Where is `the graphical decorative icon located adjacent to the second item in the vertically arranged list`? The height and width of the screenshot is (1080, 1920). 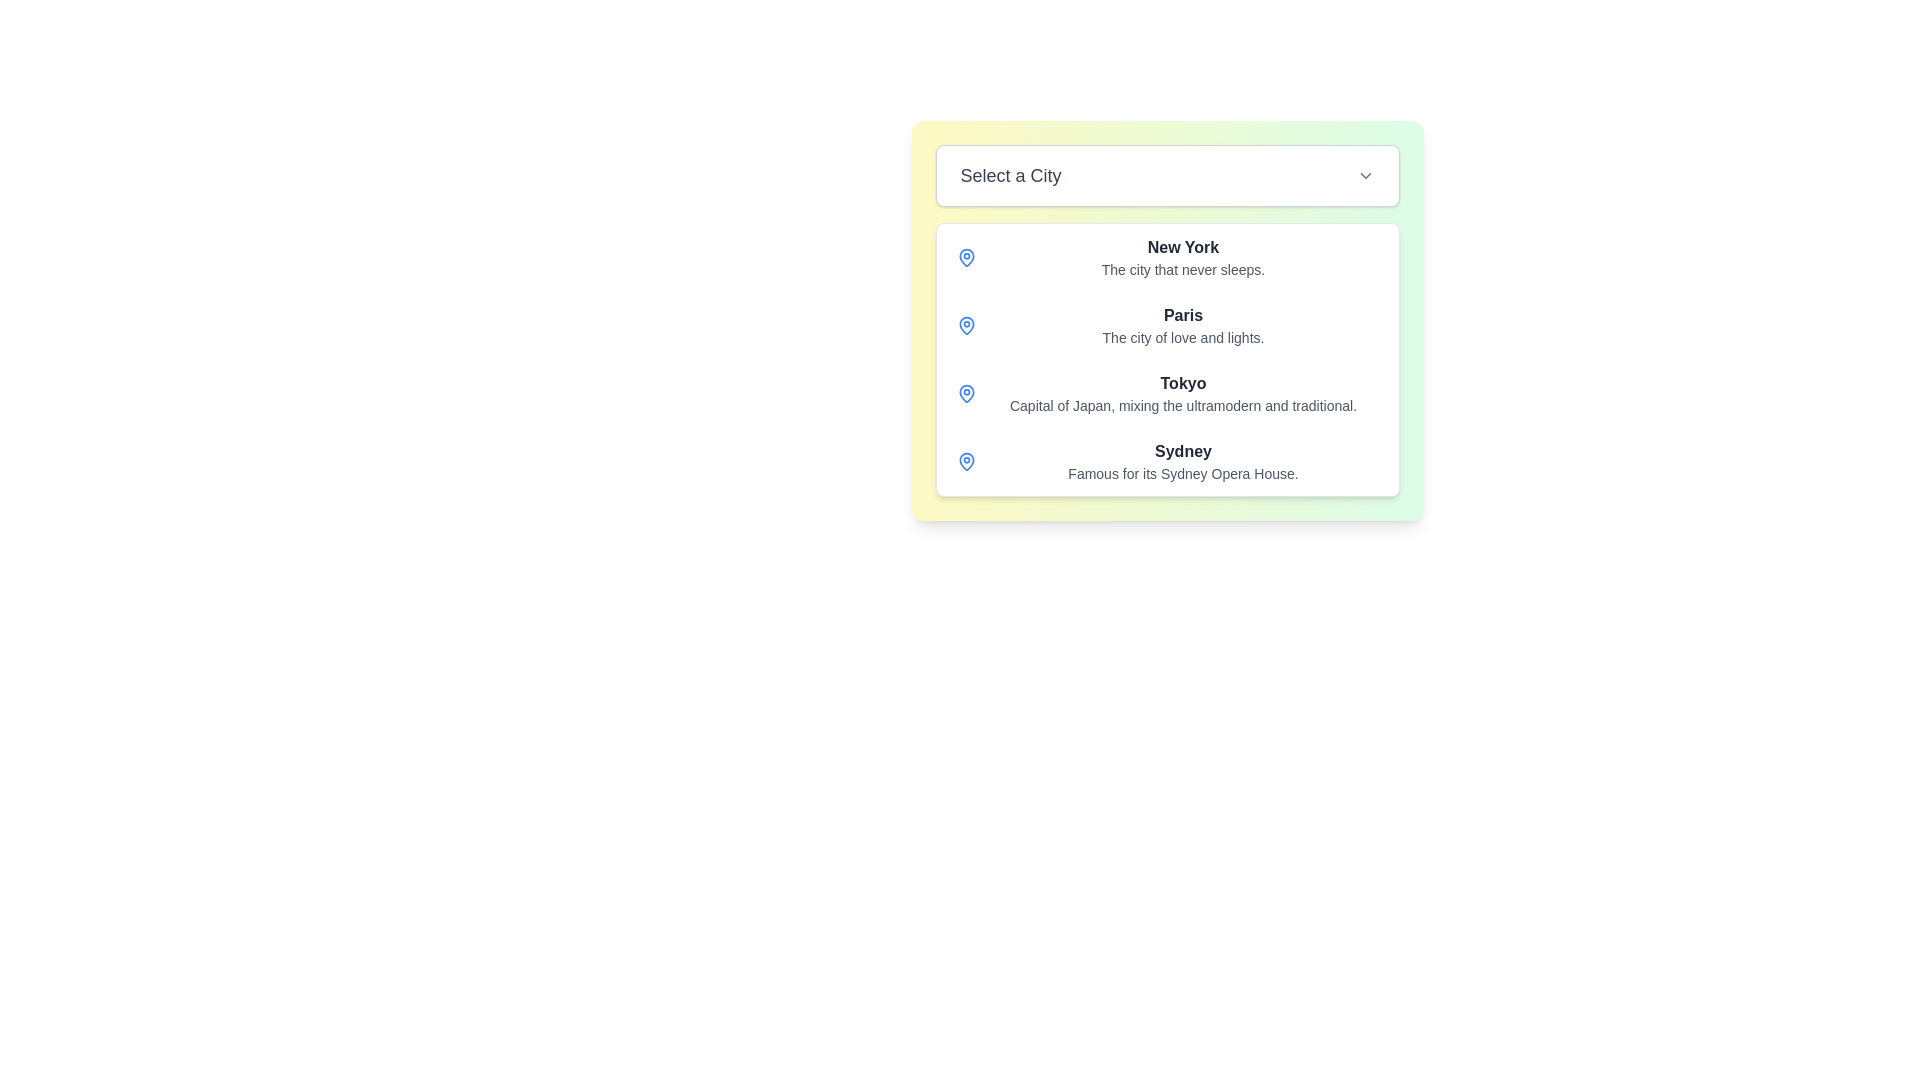
the graphical decorative icon located adjacent to the second item in the vertically arranged list is located at coordinates (966, 325).